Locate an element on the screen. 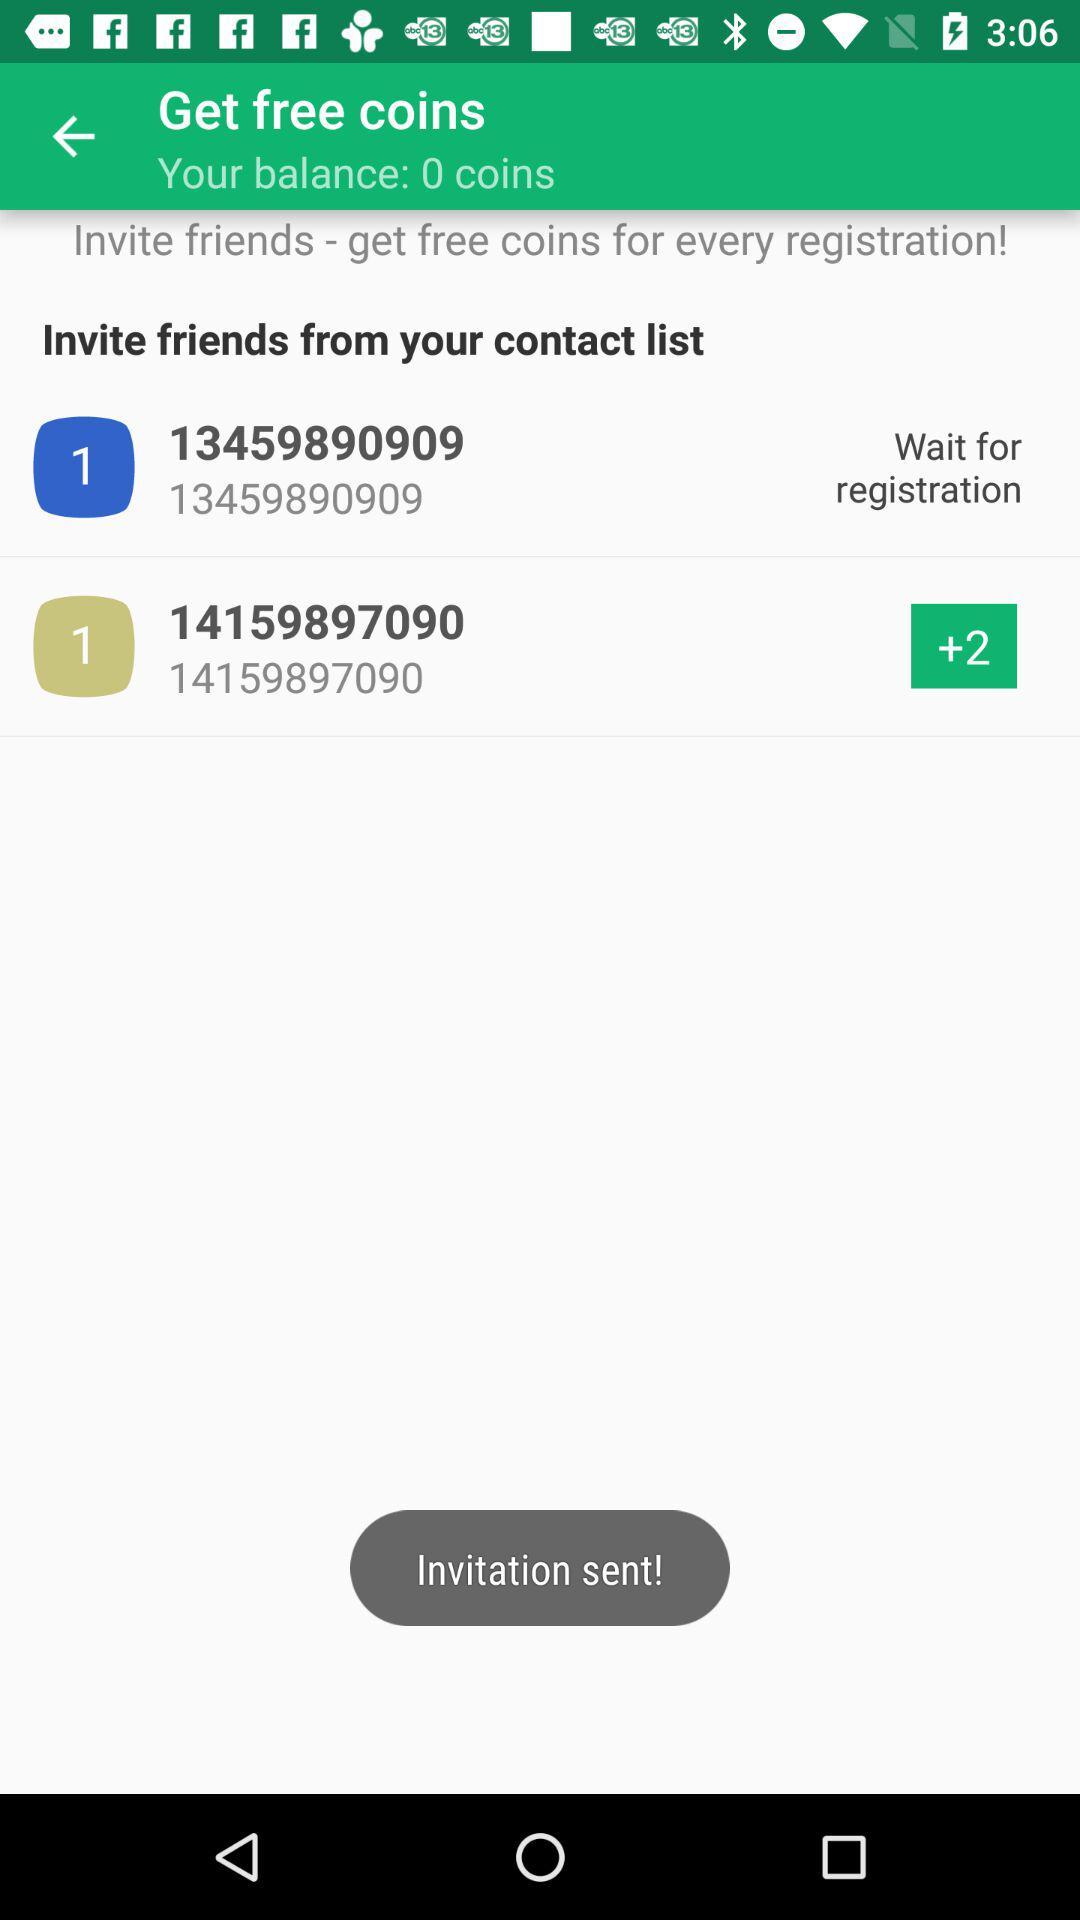 Image resolution: width=1080 pixels, height=1920 pixels. the 2 button is located at coordinates (963, 646).